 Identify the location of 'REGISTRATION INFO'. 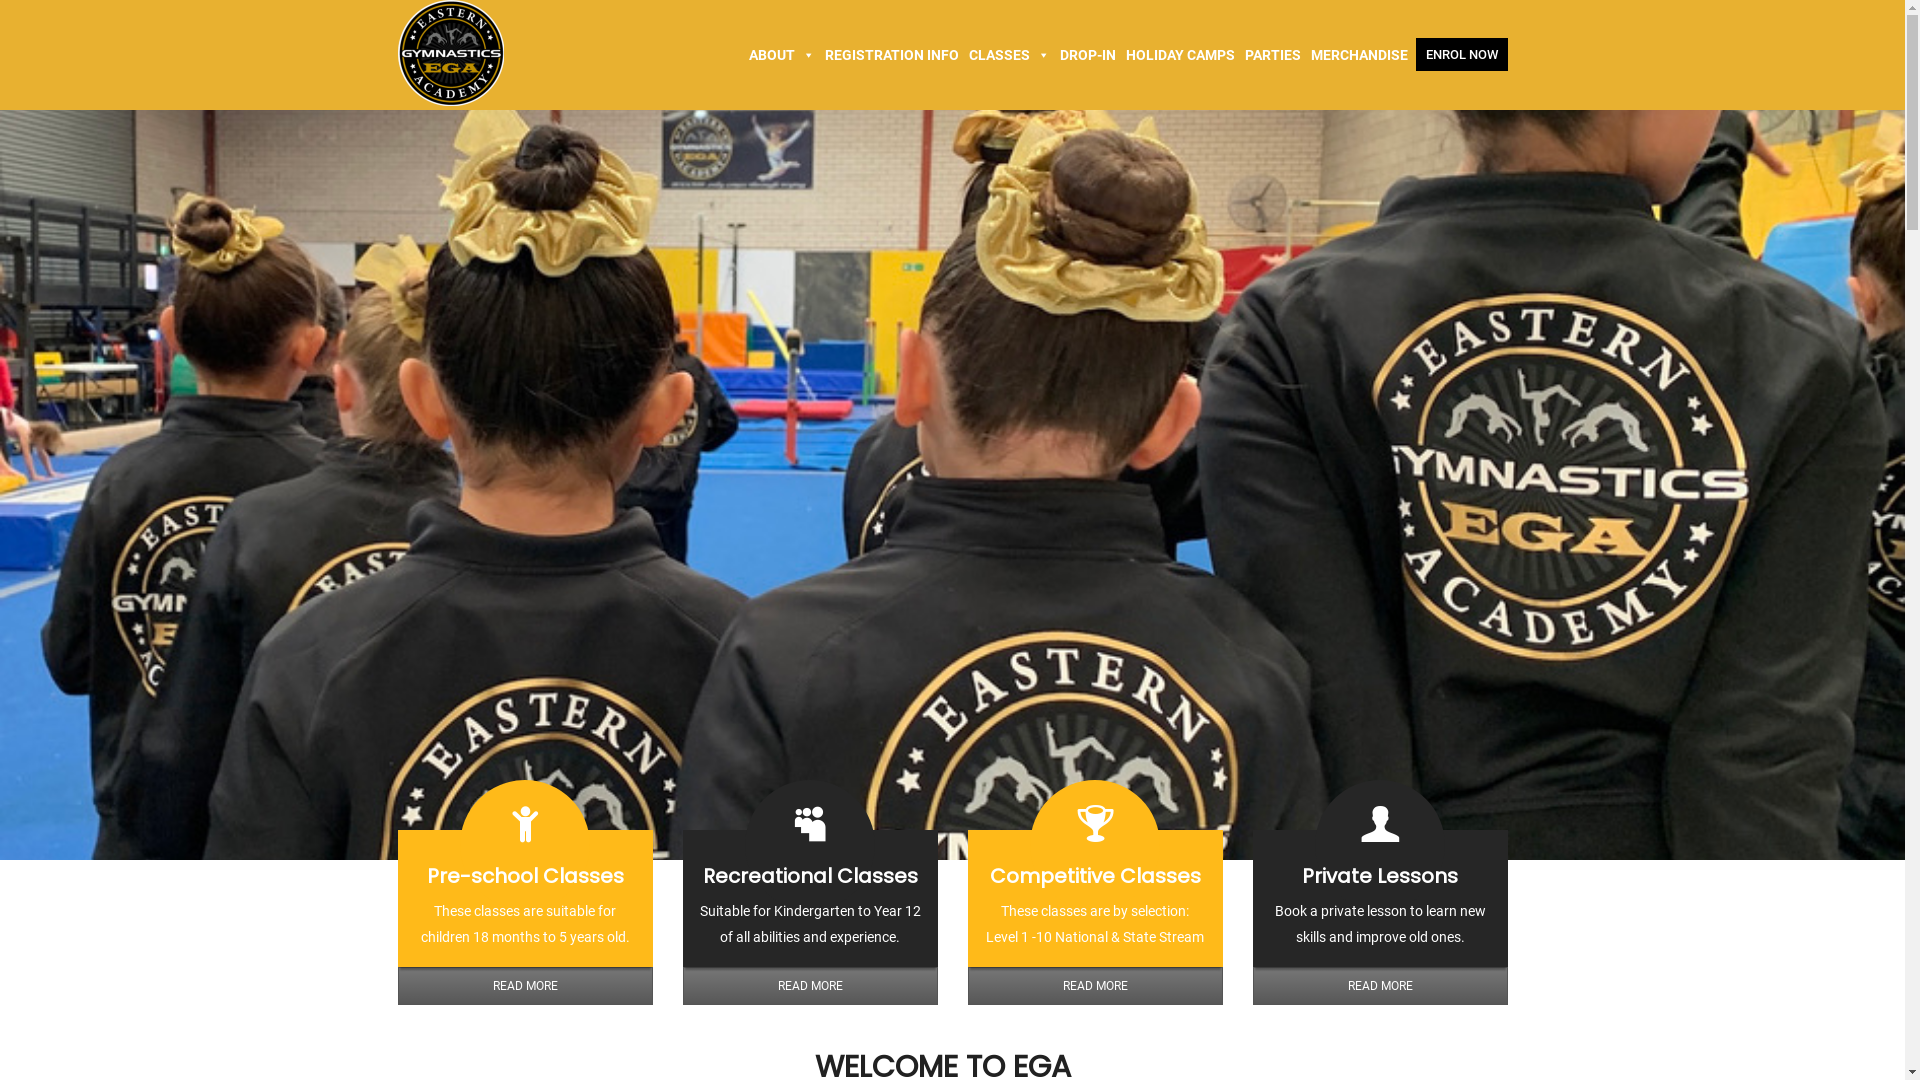
(891, 53).